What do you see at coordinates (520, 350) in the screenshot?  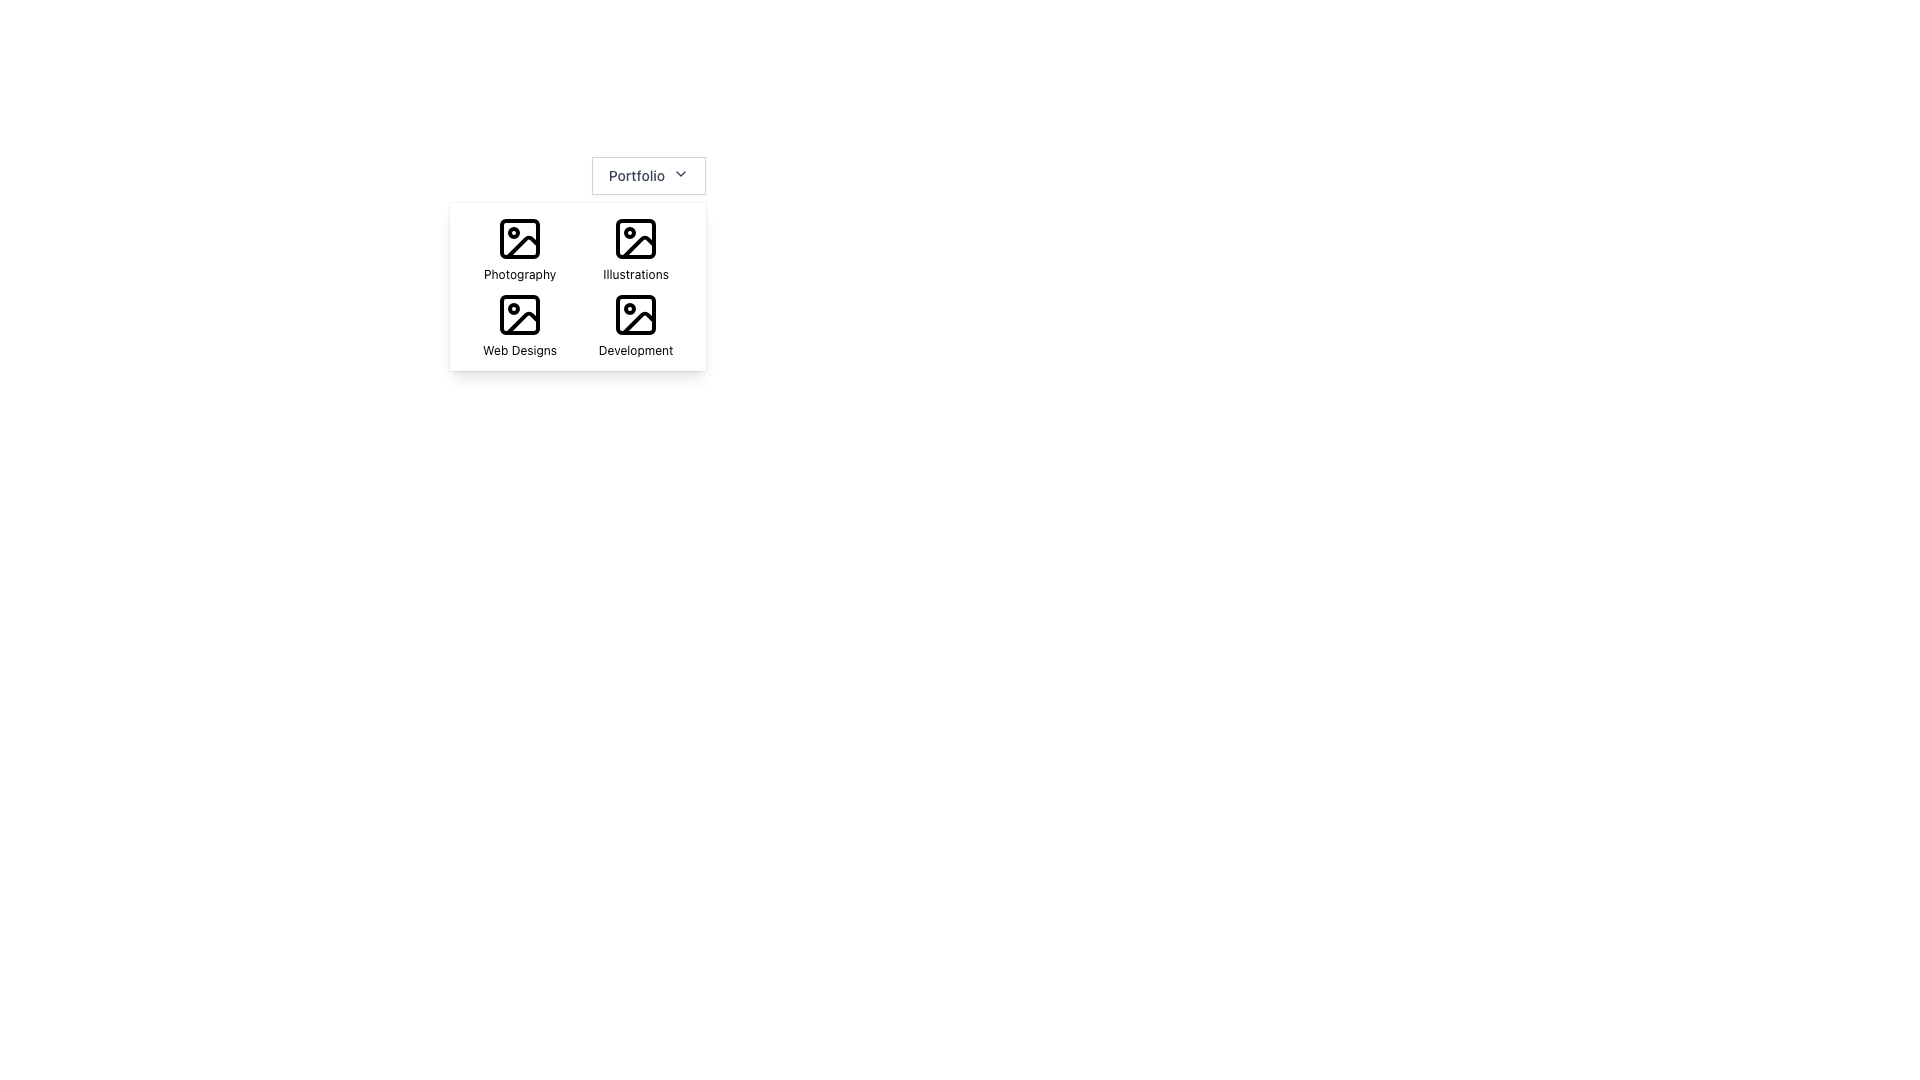 I see `the text label that describes the 'Web Designs' icon located beneath the bottom-left icon in a 2x2 grid of visual elements` at bounding box center [520, 350].